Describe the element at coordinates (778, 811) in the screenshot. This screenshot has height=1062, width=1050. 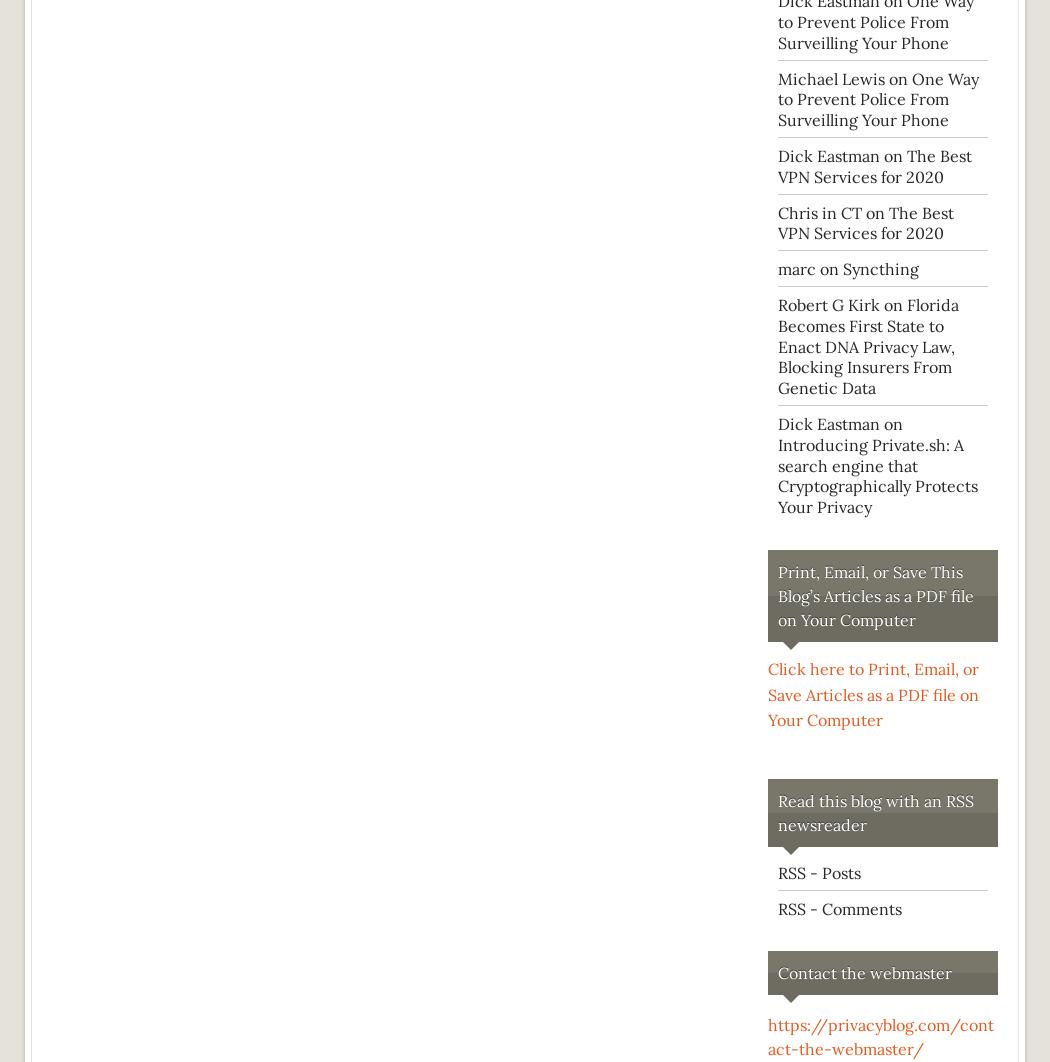
I see `'Read this blog with an RSS newsreader'` at that location.